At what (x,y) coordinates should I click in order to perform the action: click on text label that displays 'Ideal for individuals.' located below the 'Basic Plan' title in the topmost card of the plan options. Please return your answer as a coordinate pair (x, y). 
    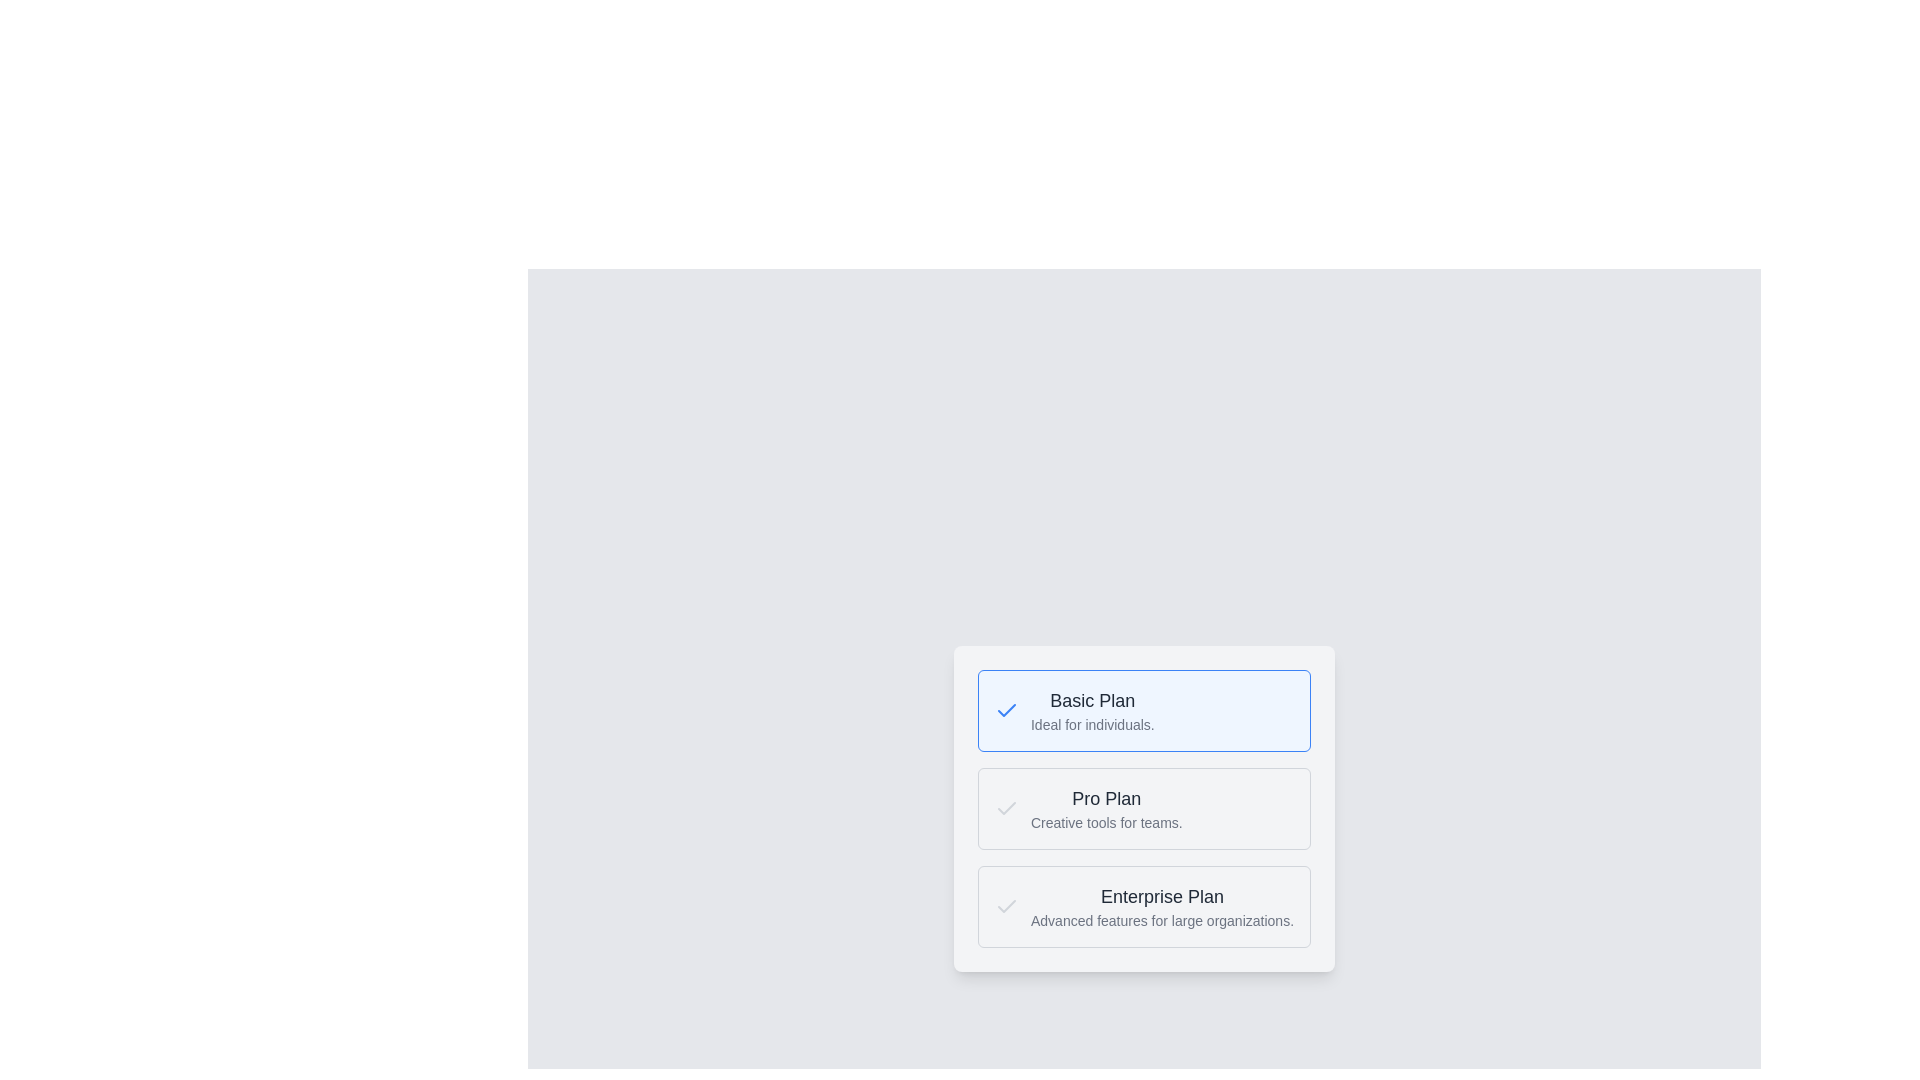
    Looking at the image, I should click on (1091, 725).